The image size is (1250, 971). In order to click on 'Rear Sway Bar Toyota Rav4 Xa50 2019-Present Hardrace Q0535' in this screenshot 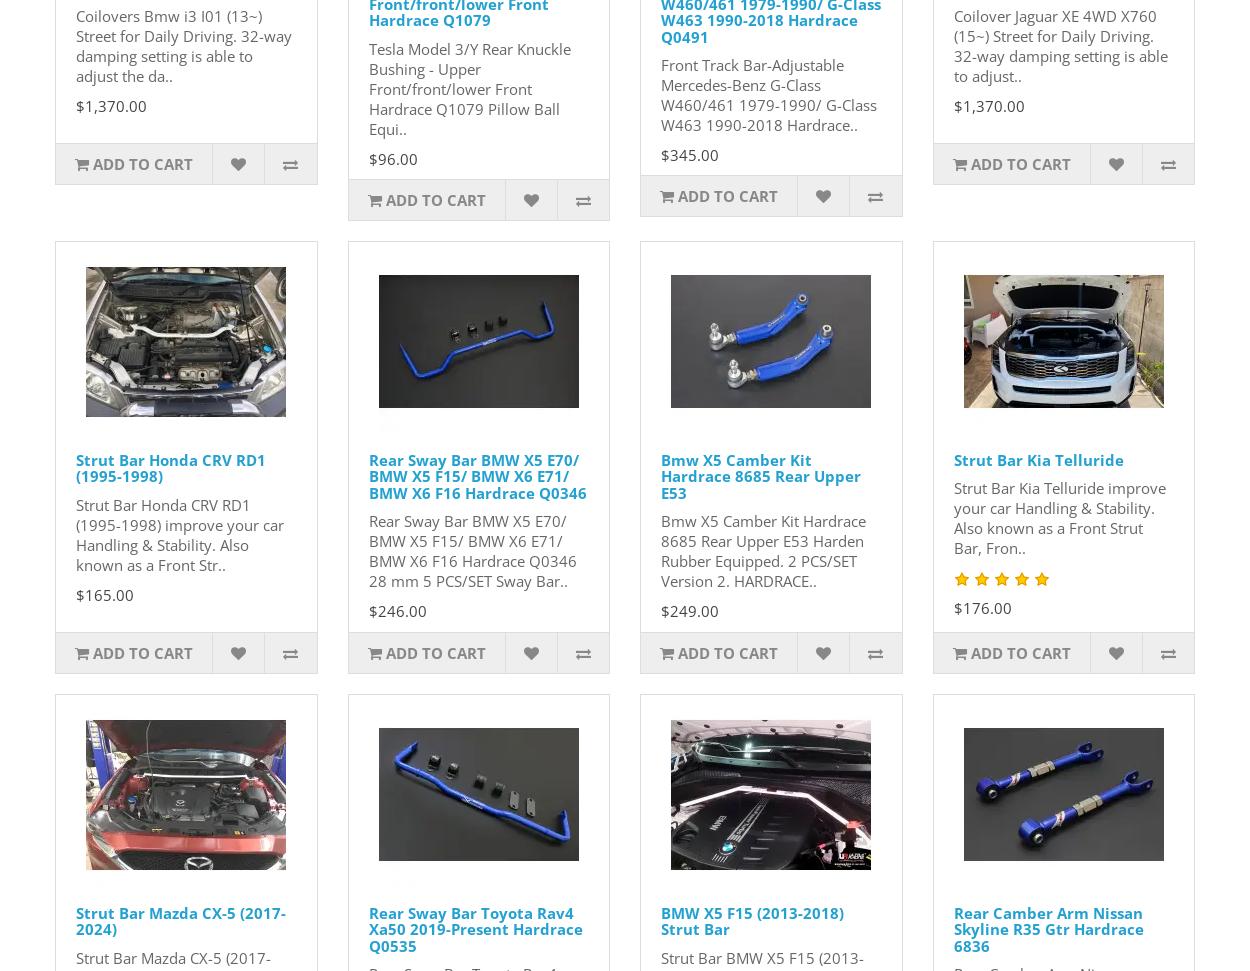, I will do `click(474, 927)`.